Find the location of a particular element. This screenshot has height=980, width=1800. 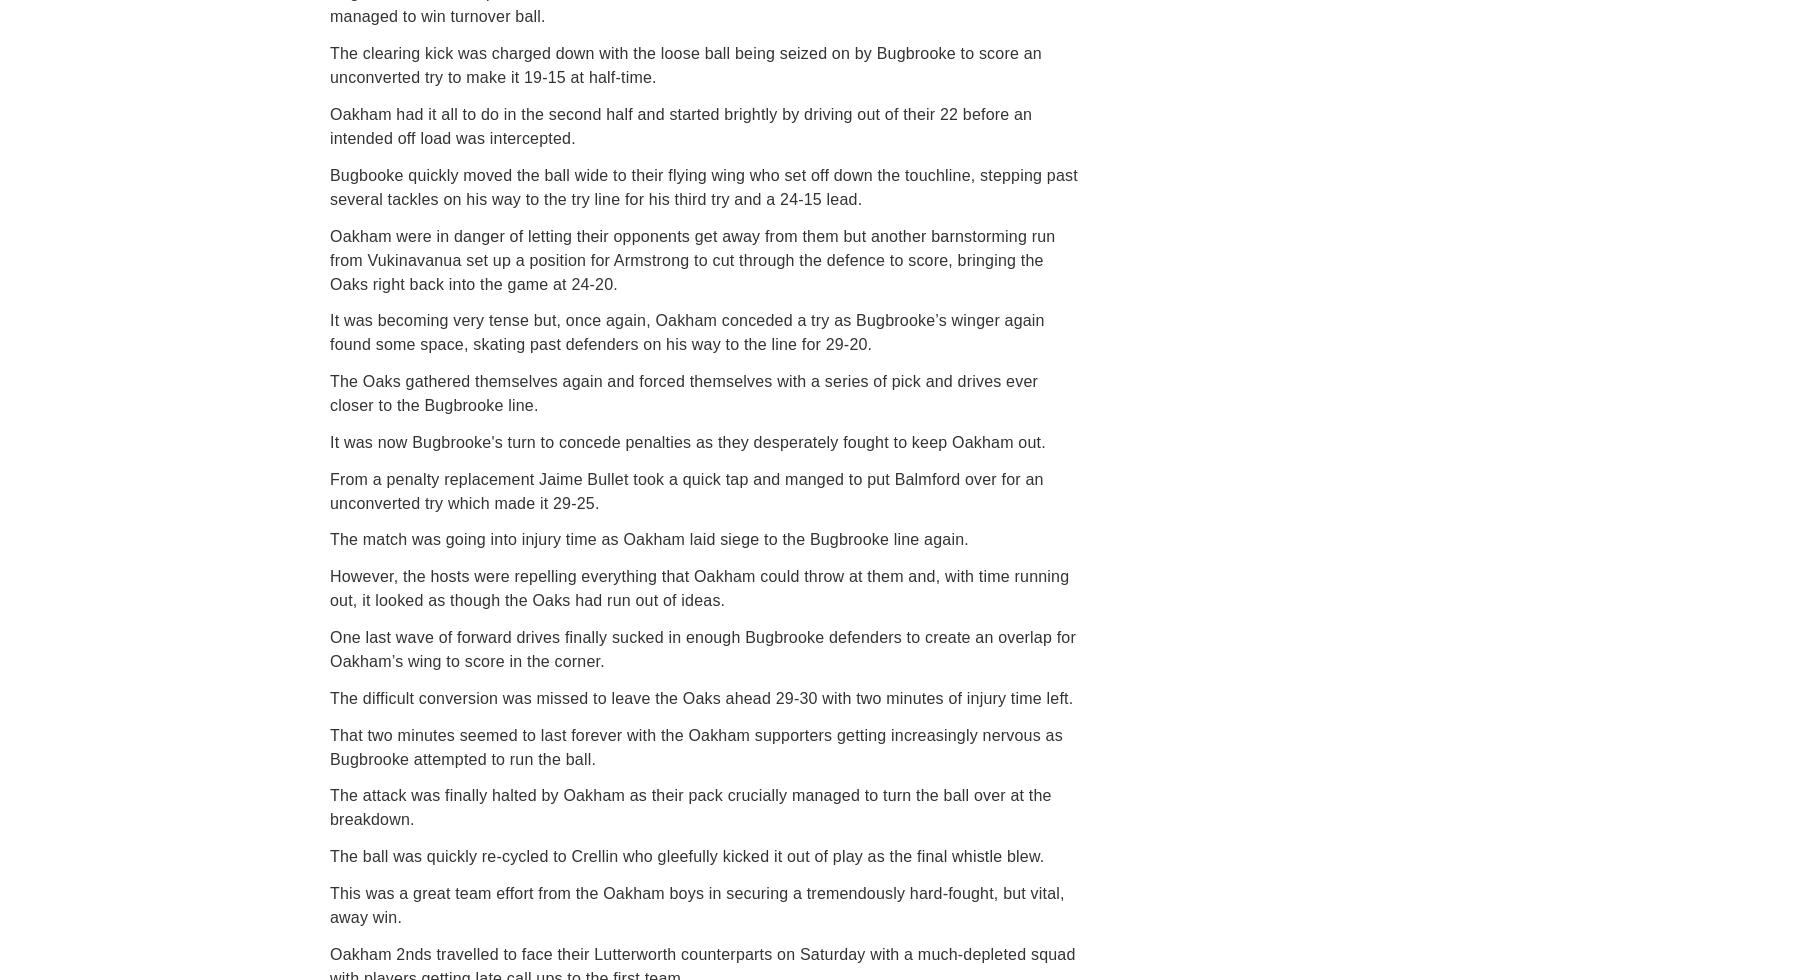

'This was a great team effort from the Oakham boys in securing a tremendously hard-fought, but vital, away win.' is located at coordinates (695, 905).